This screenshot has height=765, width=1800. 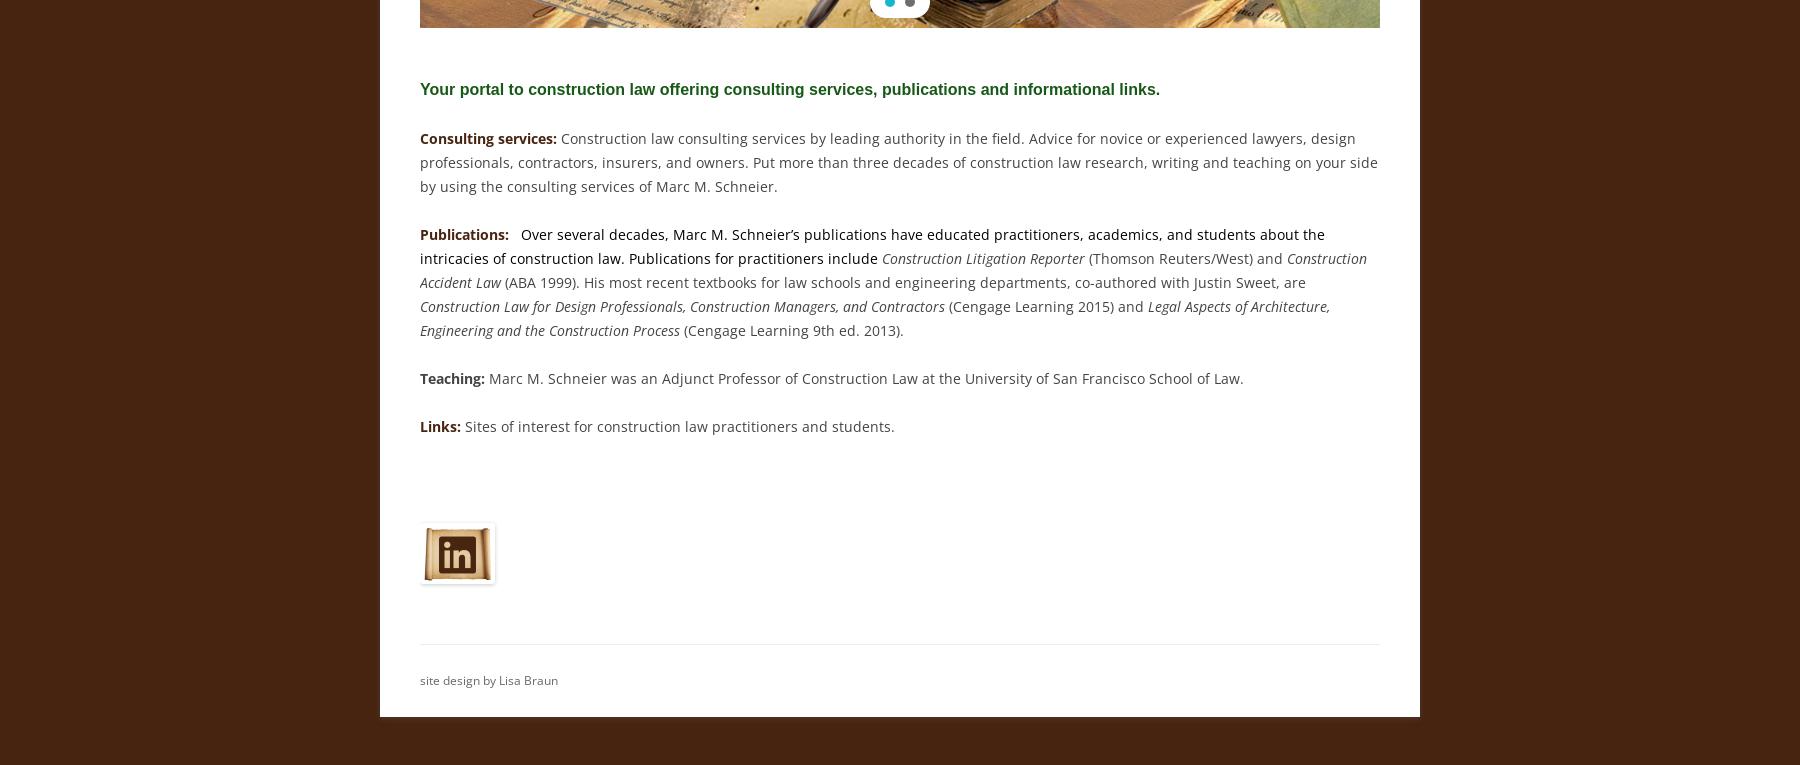 What do you see at coordinates (419, 87) in the screenshot?
I see `'Your portal to construction law offering consulting services, publications and informational links.'` at bounding box center [419, 87].